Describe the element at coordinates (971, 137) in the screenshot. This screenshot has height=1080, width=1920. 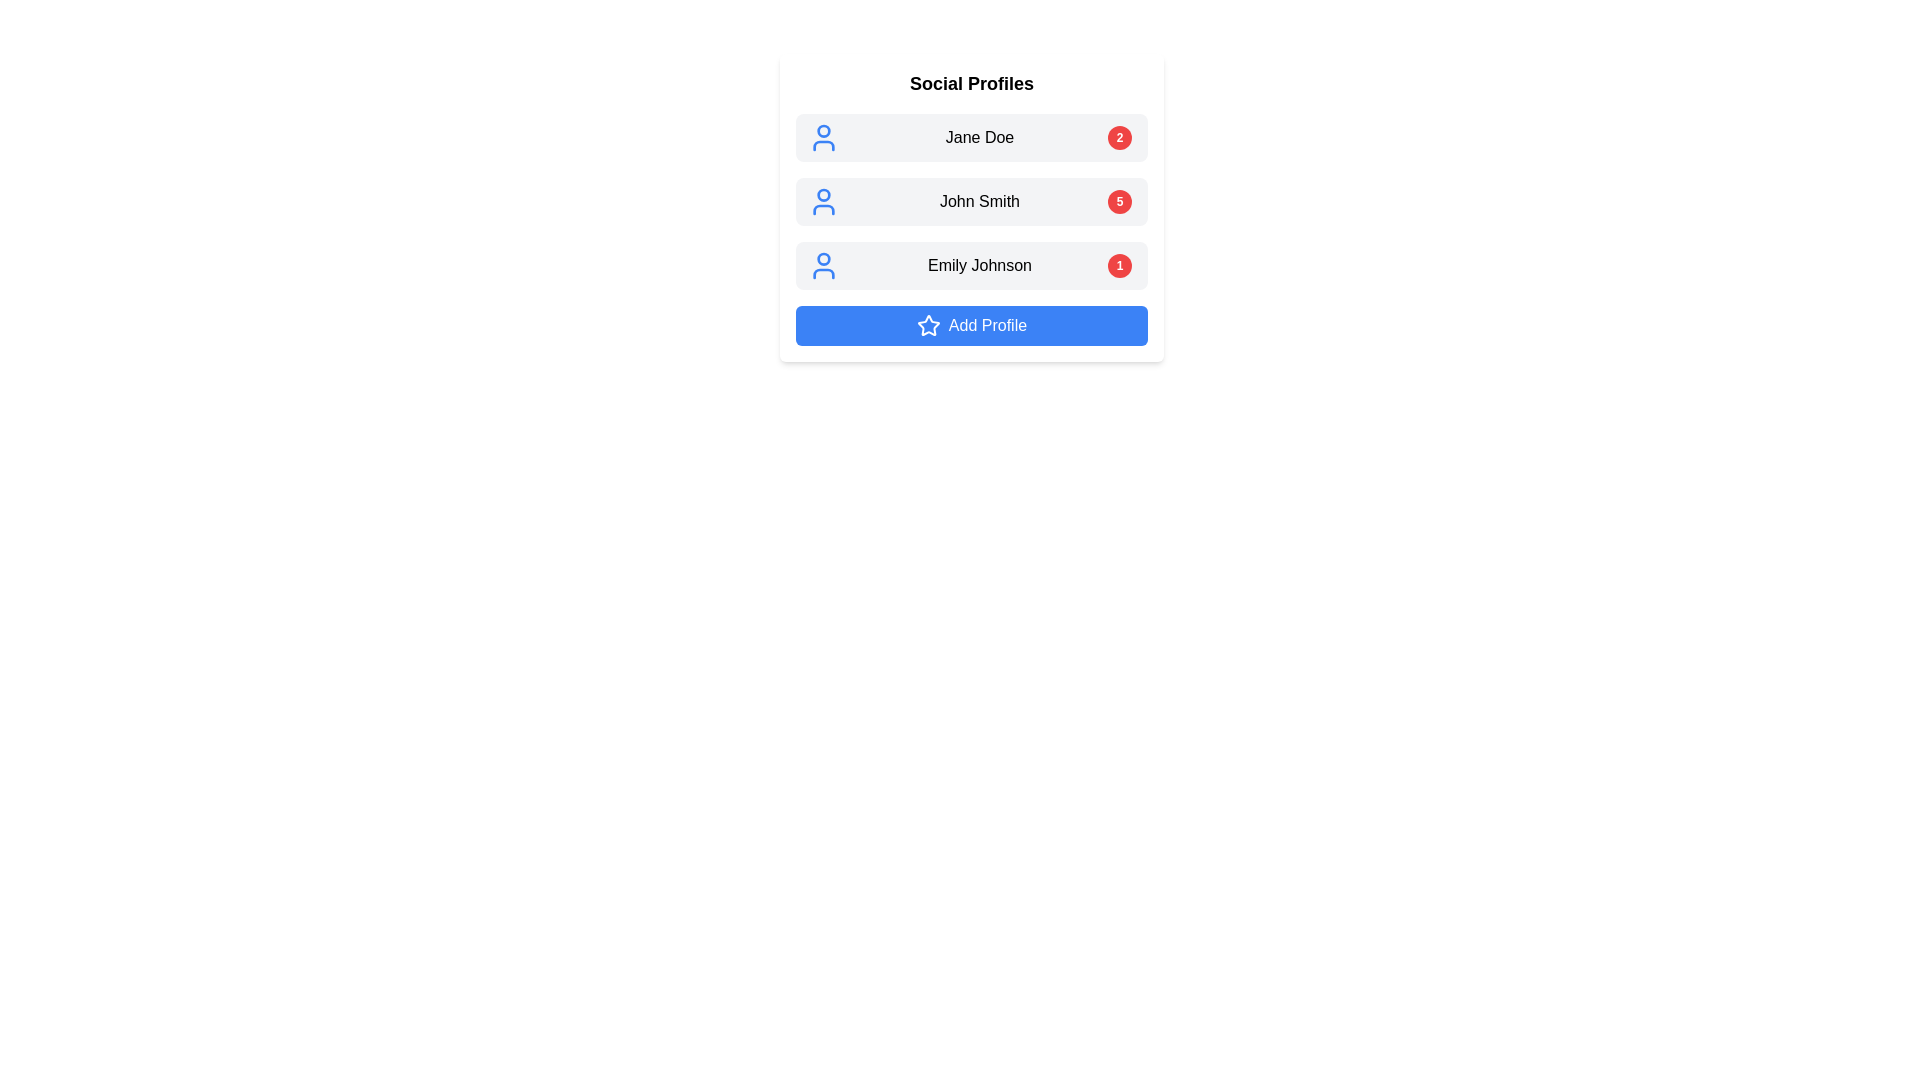
I see `the Profile list item for 'Jane Doe'` at that location.